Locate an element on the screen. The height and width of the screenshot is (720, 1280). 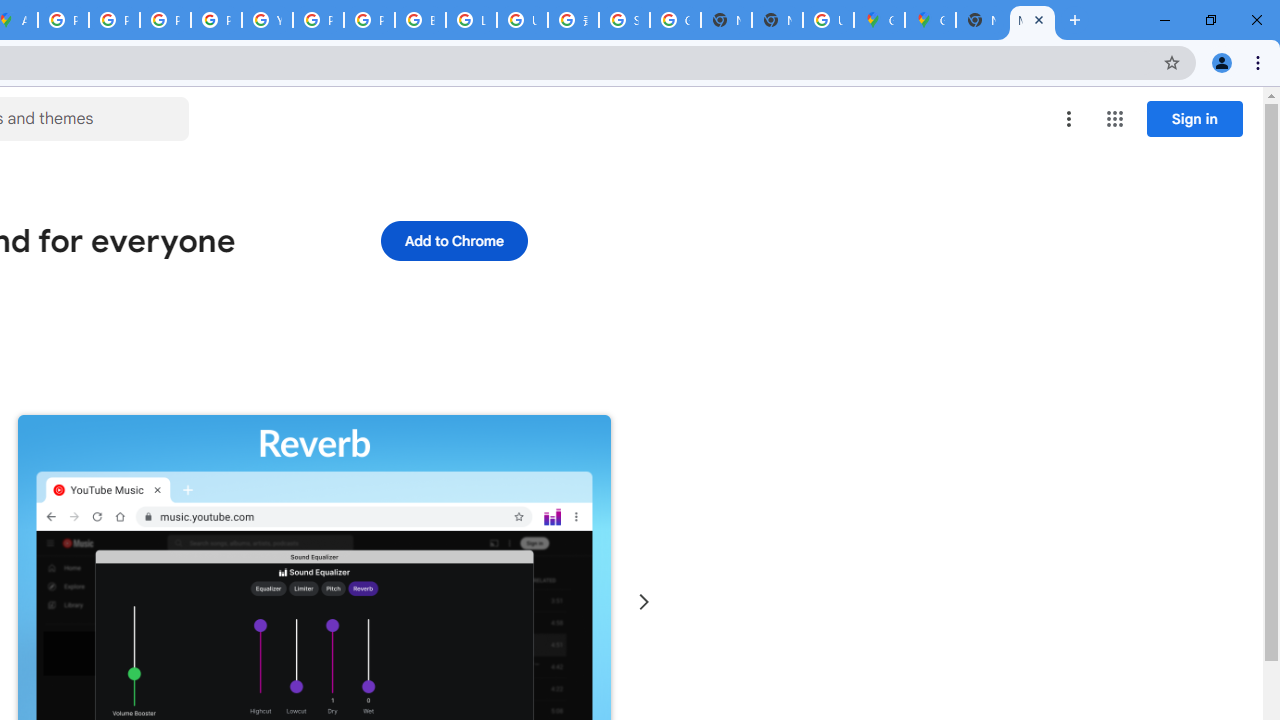
'Privacy Help Center - Policies Help' is located at coordinates (112, 20).